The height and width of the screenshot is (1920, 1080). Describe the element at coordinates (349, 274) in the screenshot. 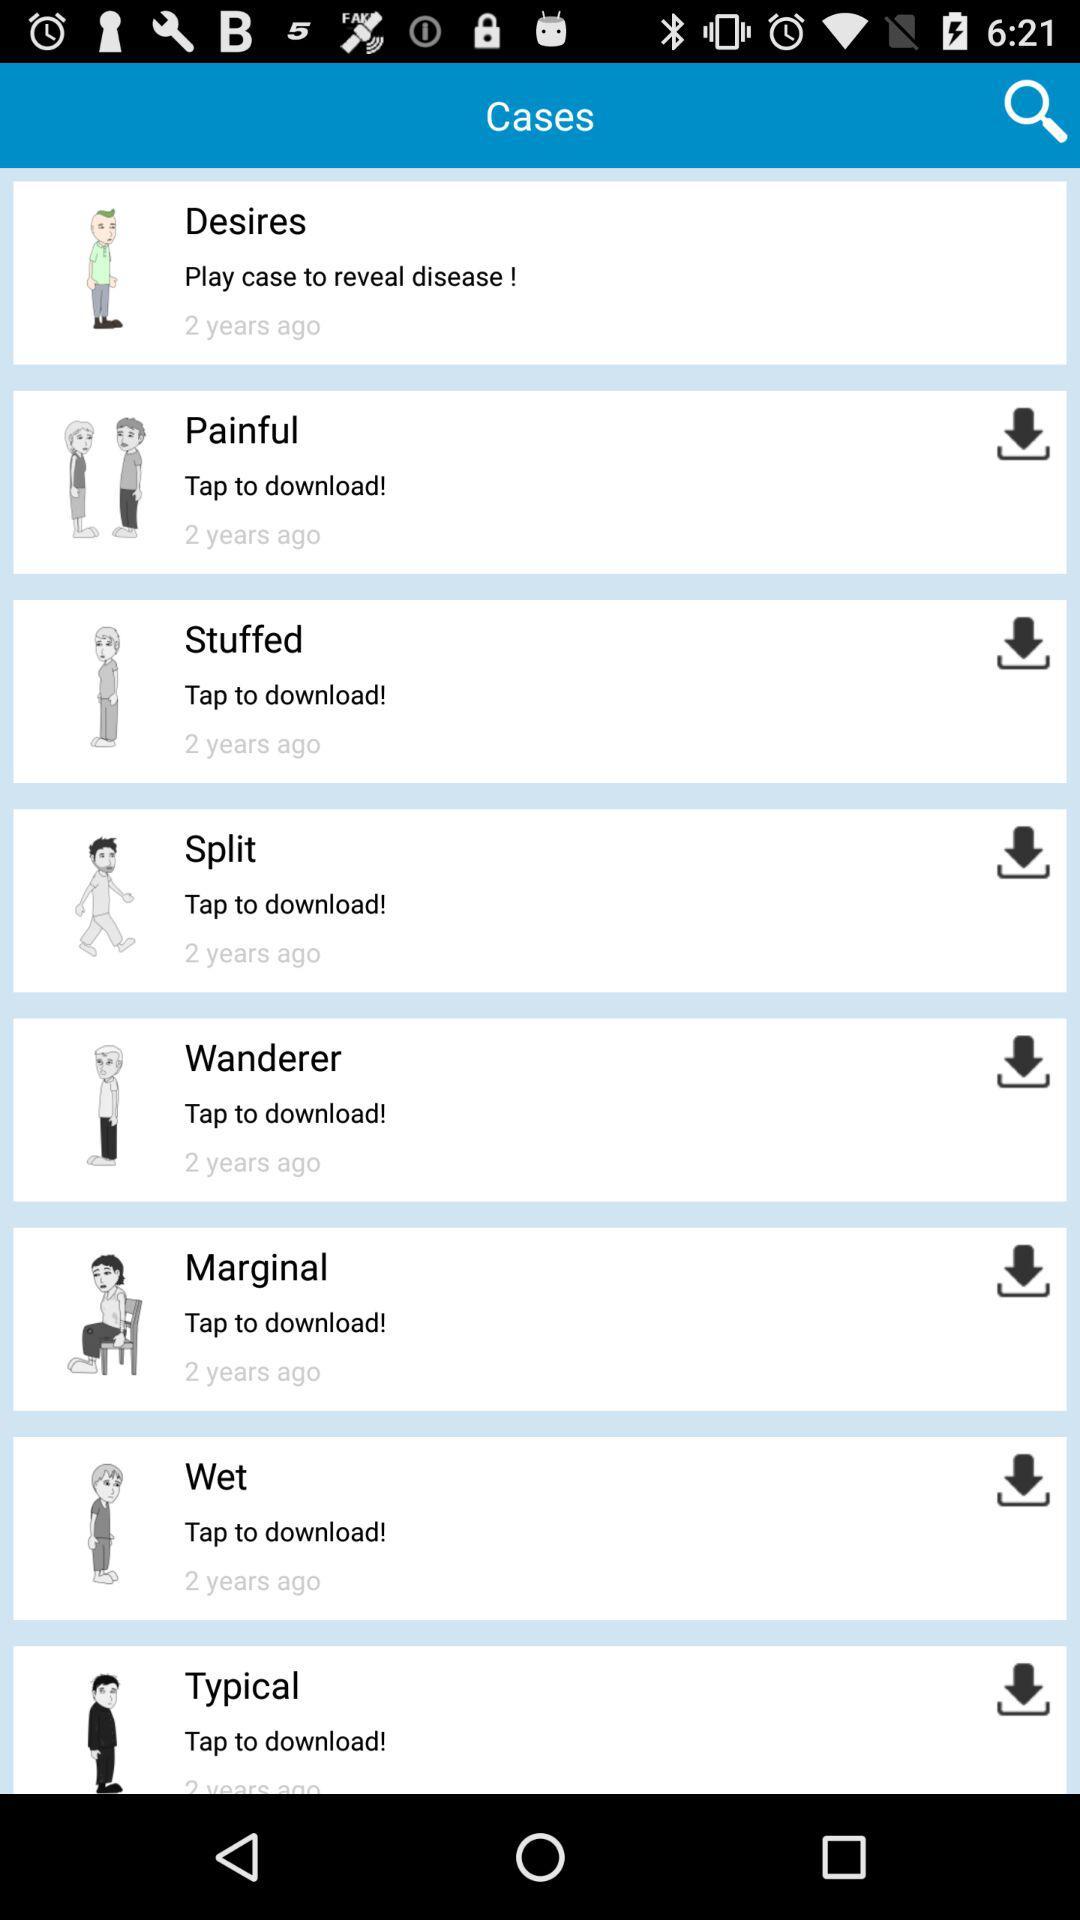

I see `the play case to item` at that location.